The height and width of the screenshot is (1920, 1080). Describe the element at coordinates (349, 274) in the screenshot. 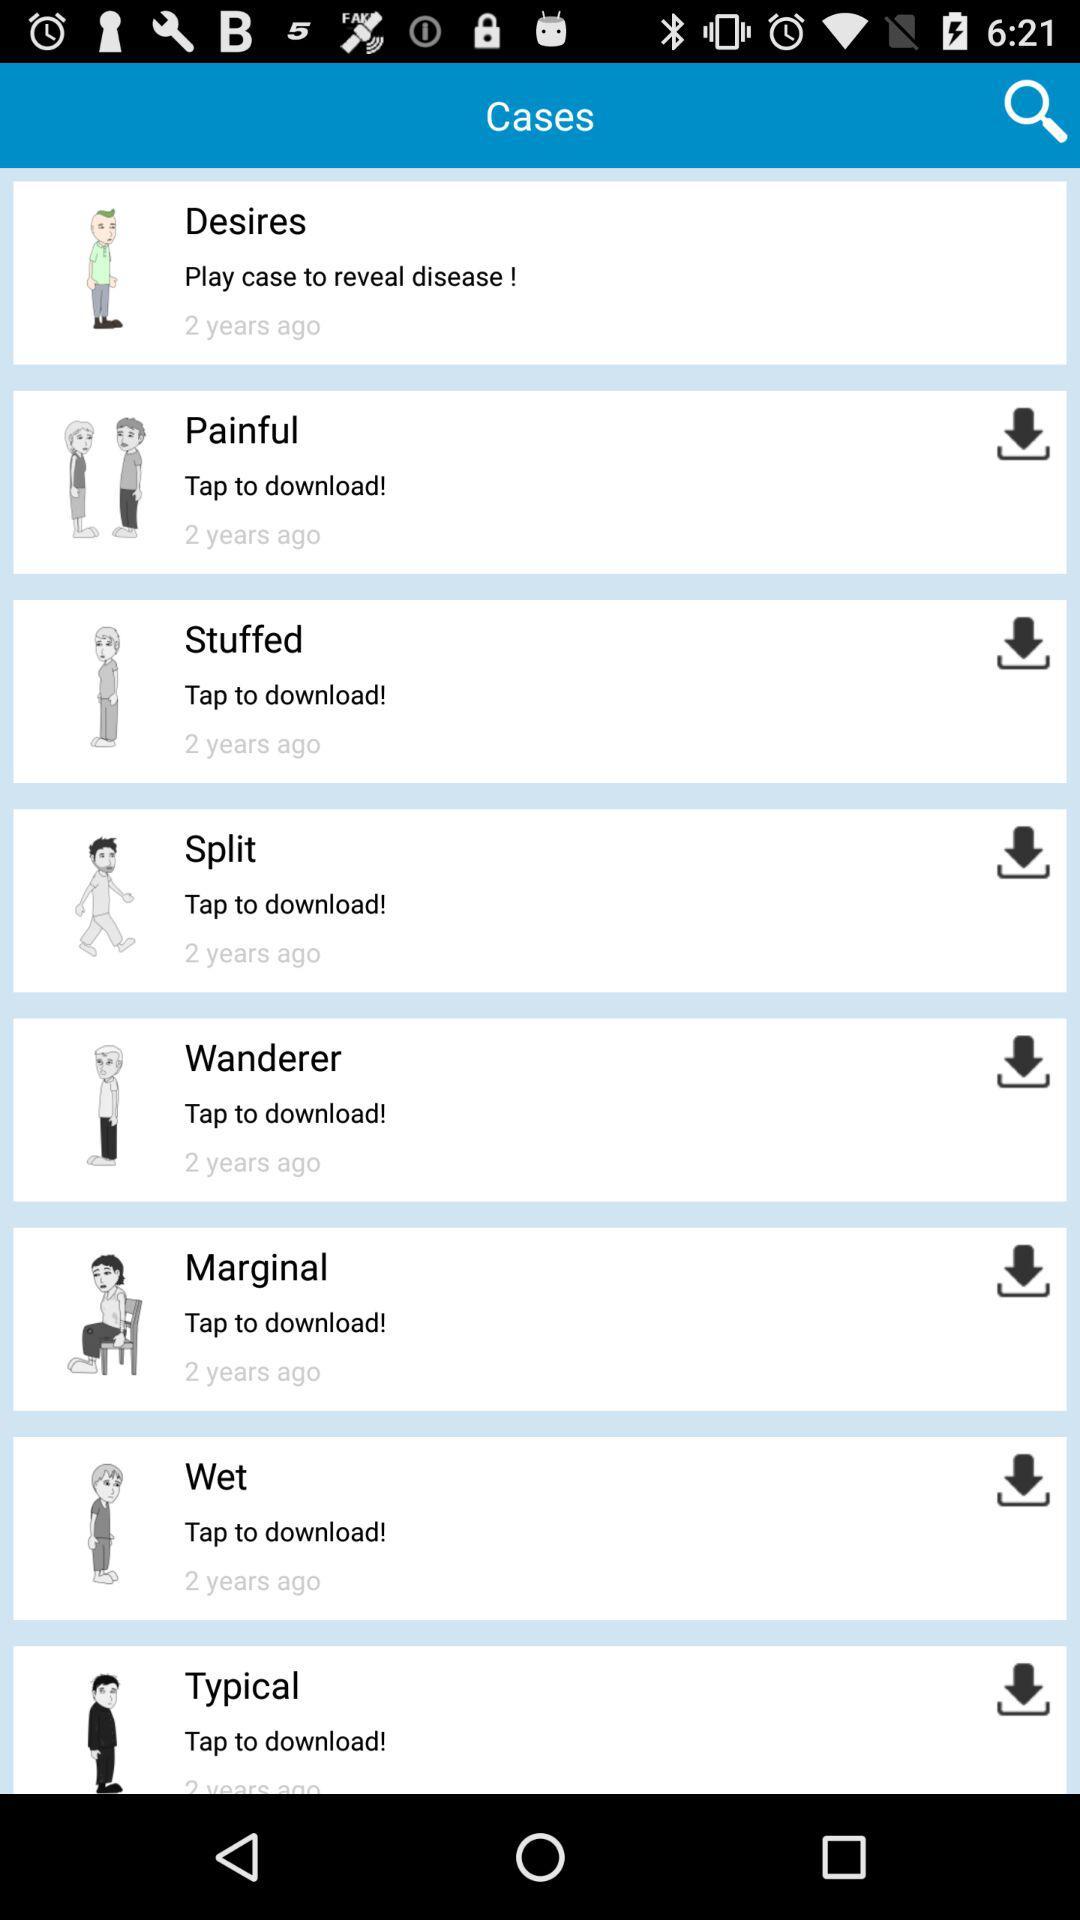

I see `the play case to item` at that location.